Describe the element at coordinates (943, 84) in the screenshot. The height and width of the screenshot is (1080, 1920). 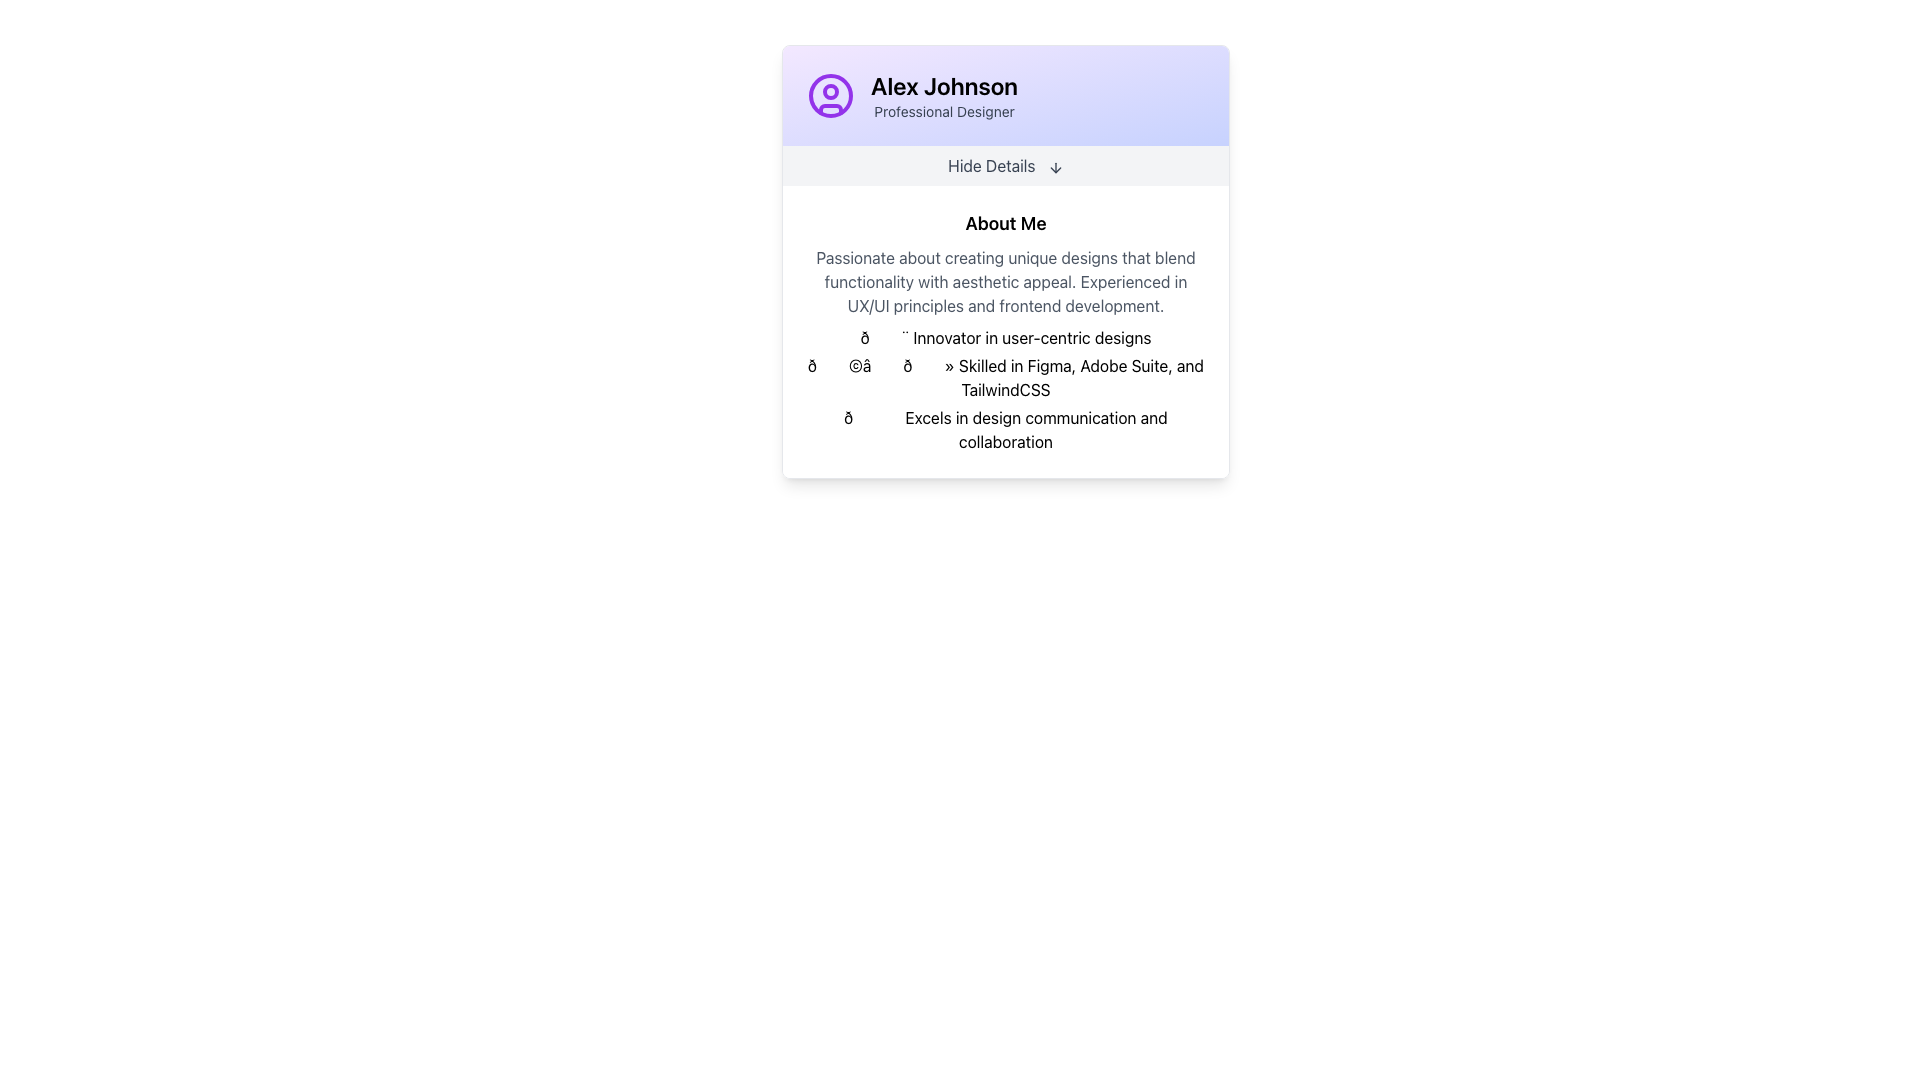
I see `text of the bold heading 'Alex Johnson' located at the top of the profile card, which contrasts against a light purple background` at that location.